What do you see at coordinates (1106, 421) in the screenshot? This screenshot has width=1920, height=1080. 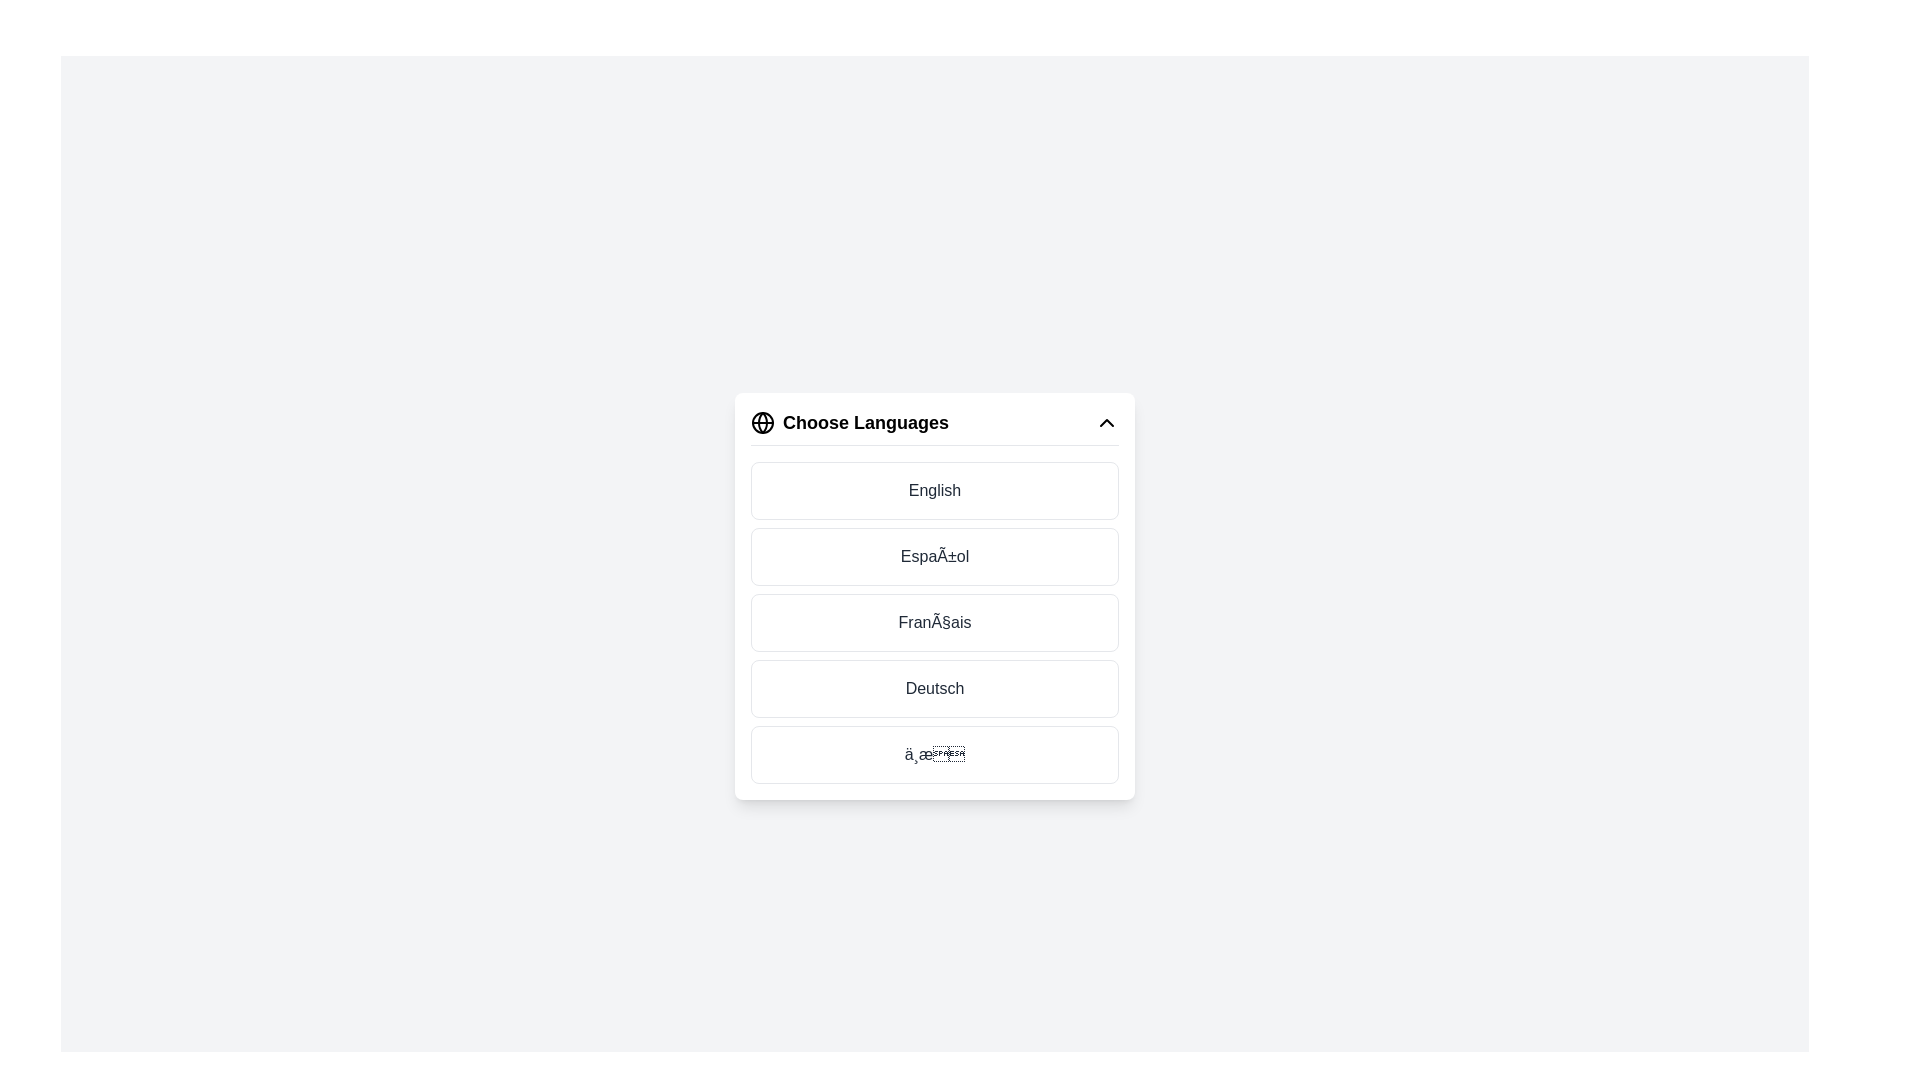 I see `the downward chevron icon (SVG graphic) located to the right of the 'Choose Languages' text` at bounding box center [1106, 421].